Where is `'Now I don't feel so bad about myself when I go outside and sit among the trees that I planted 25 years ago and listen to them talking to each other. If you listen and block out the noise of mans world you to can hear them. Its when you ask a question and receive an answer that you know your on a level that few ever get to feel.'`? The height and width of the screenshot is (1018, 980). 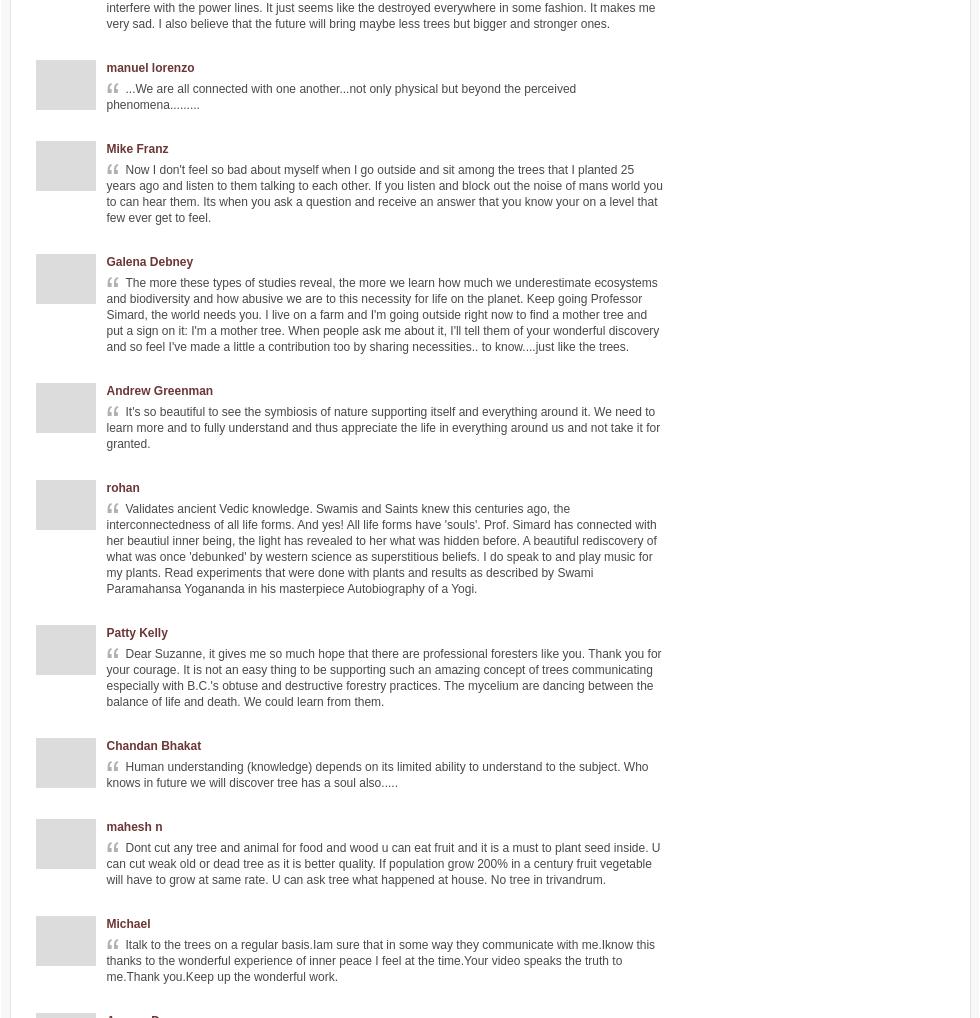
'Now I don't feel so bad about myself when I go outside and sit among the trees that I planted 25 years ago and listen to them talking to each other. If you listen and block out the noise of mans world you to can hear them. Its when you ask a question and receive an answer that you know your on a level that few ever get to feel.' is located at coordinates (383, 194).